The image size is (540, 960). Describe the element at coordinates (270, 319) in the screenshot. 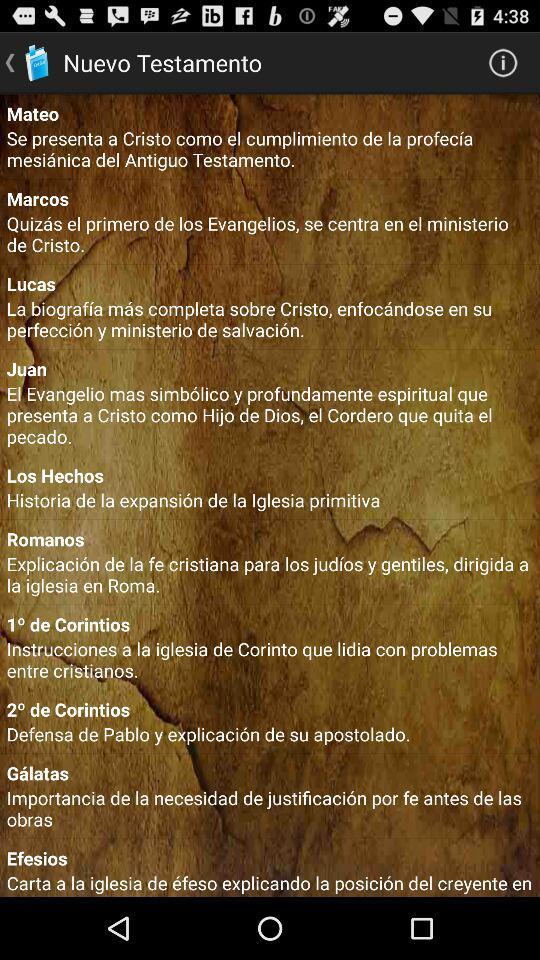

I see `the item below lucas item` at that location.